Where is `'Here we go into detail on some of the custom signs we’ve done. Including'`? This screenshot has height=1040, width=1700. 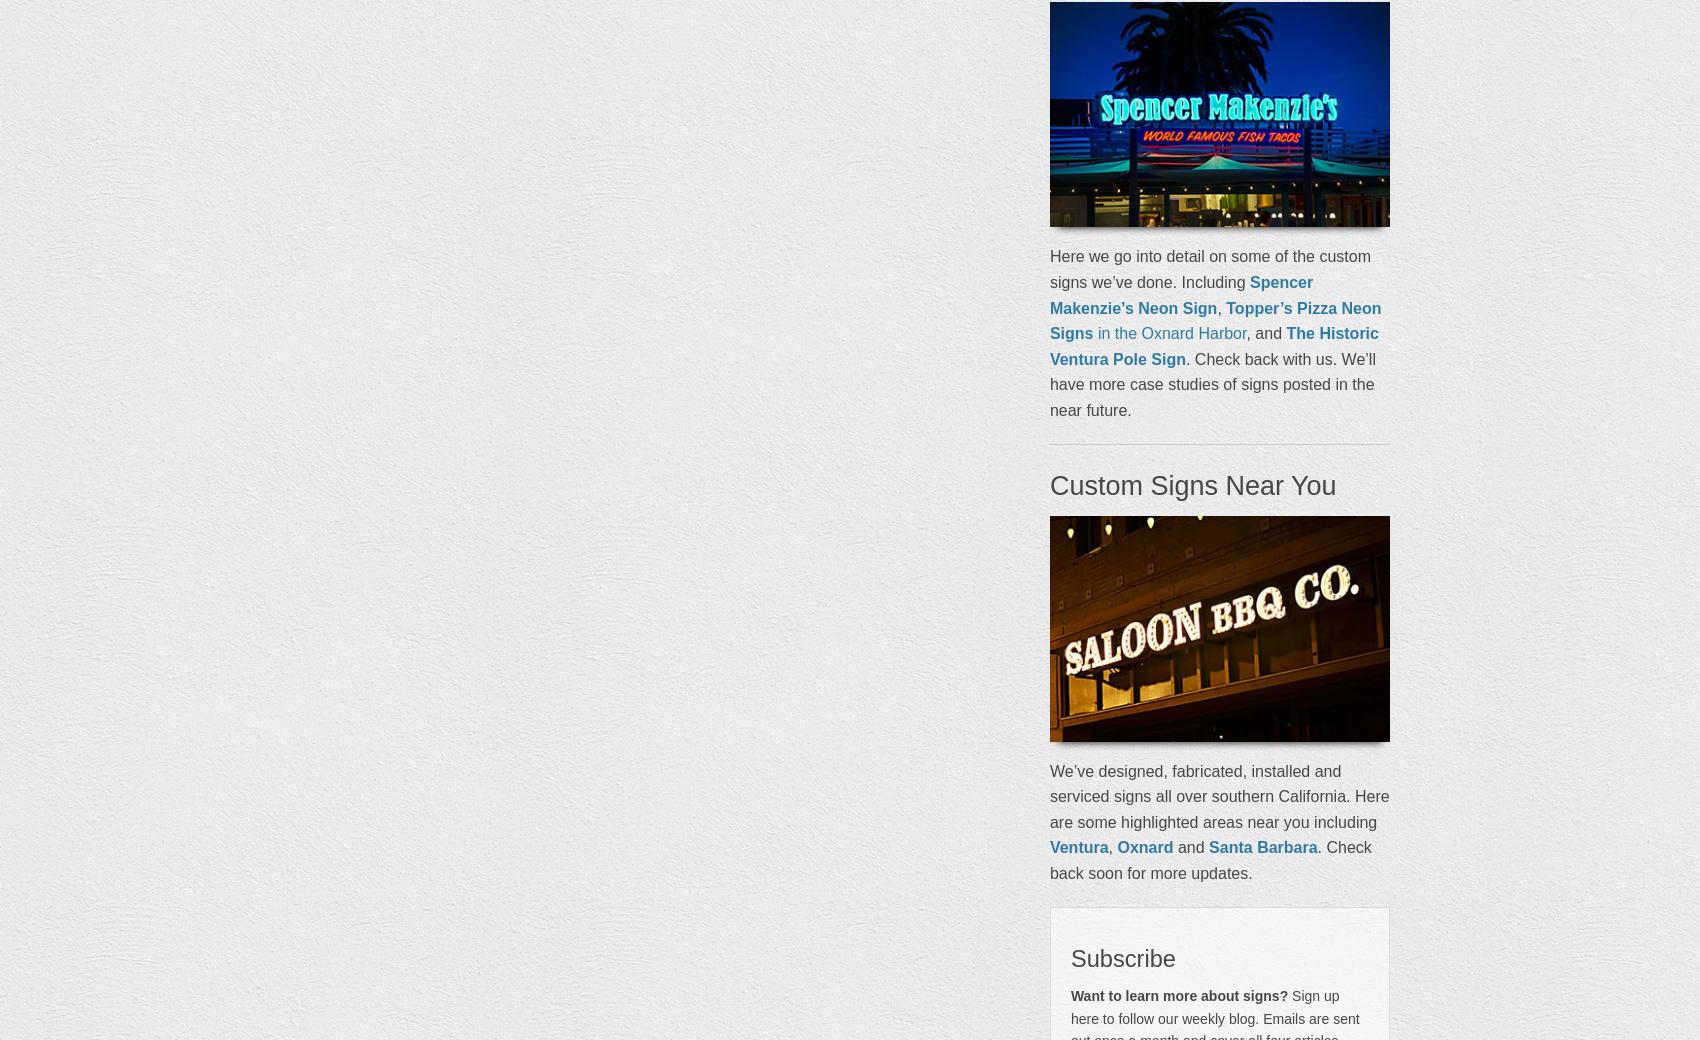
'Here we go into detail on some of the custom signs we’ve done. Including' is located at coordinates (1208, 268).